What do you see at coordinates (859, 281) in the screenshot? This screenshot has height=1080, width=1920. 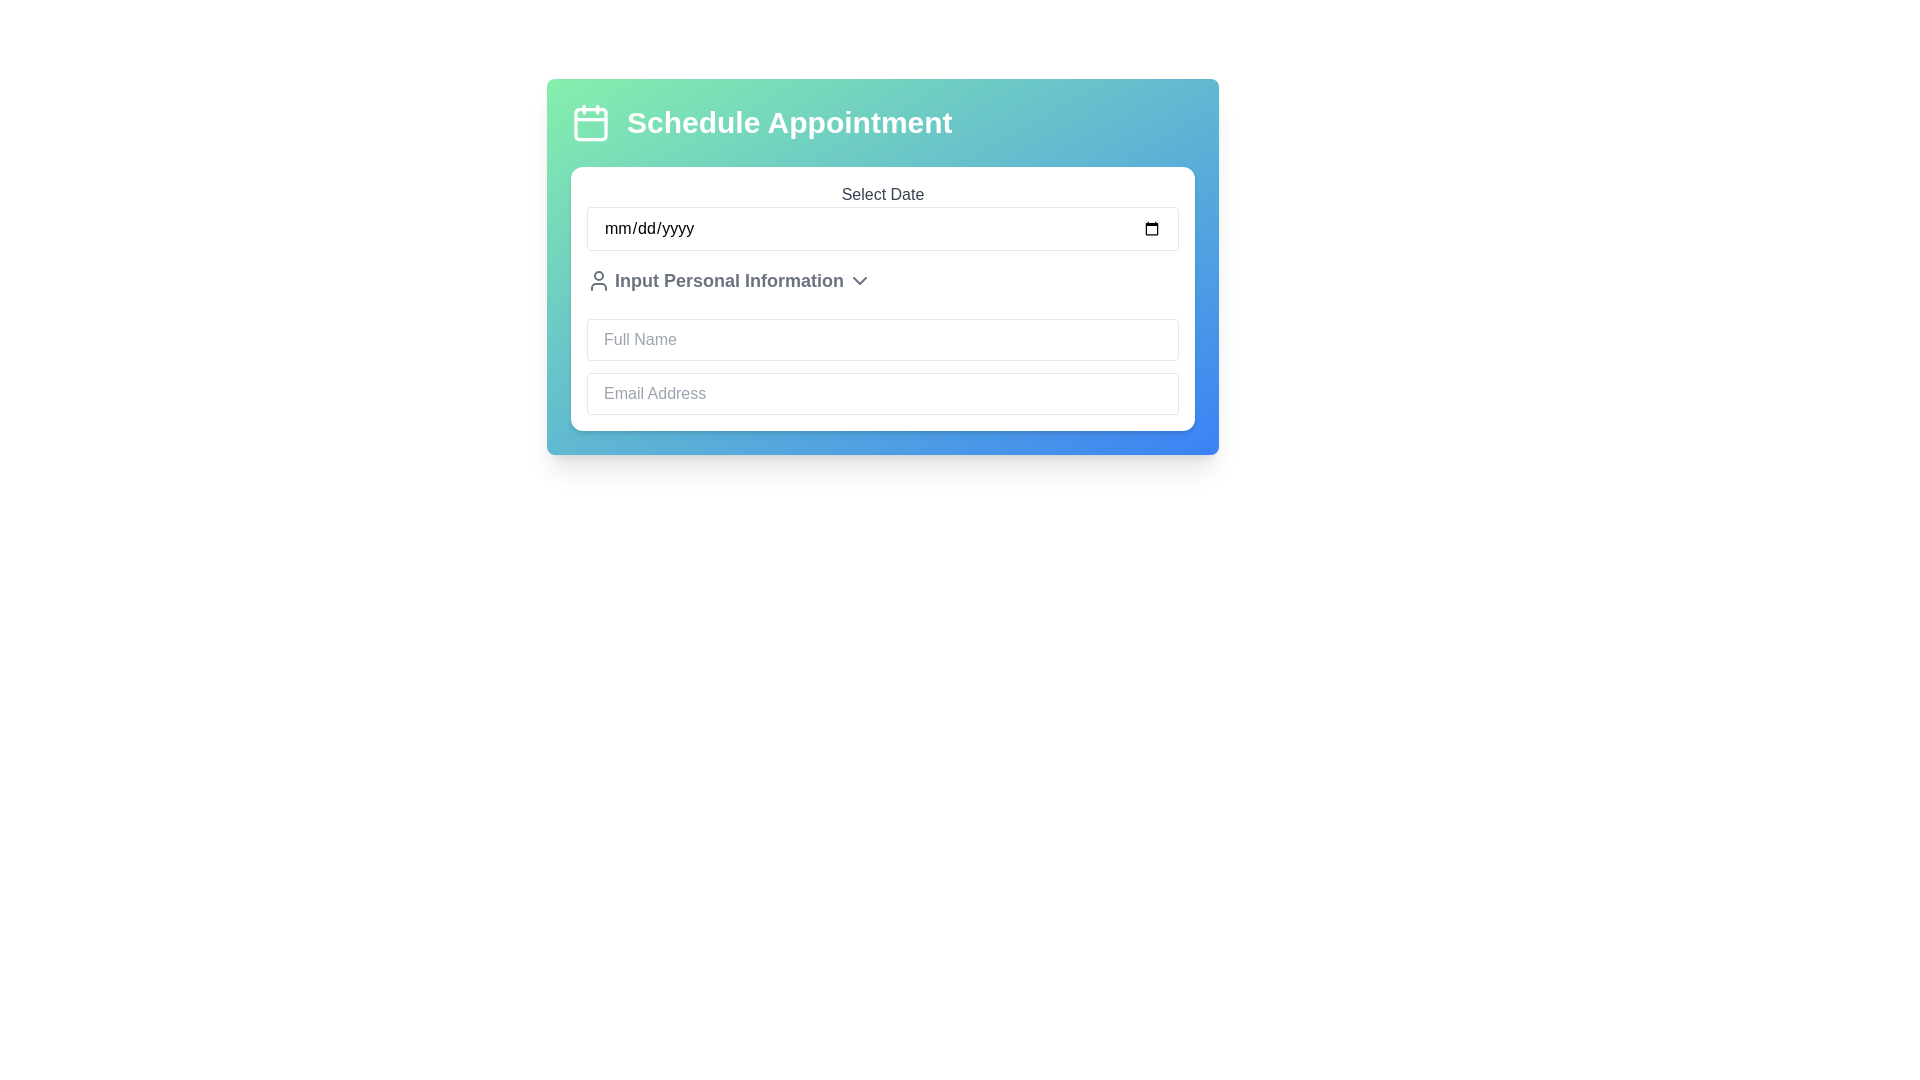 I see `the downward-pointing chevron icon located to the right of the text 'Input Personal Information'` at bounding box center [859, 281].